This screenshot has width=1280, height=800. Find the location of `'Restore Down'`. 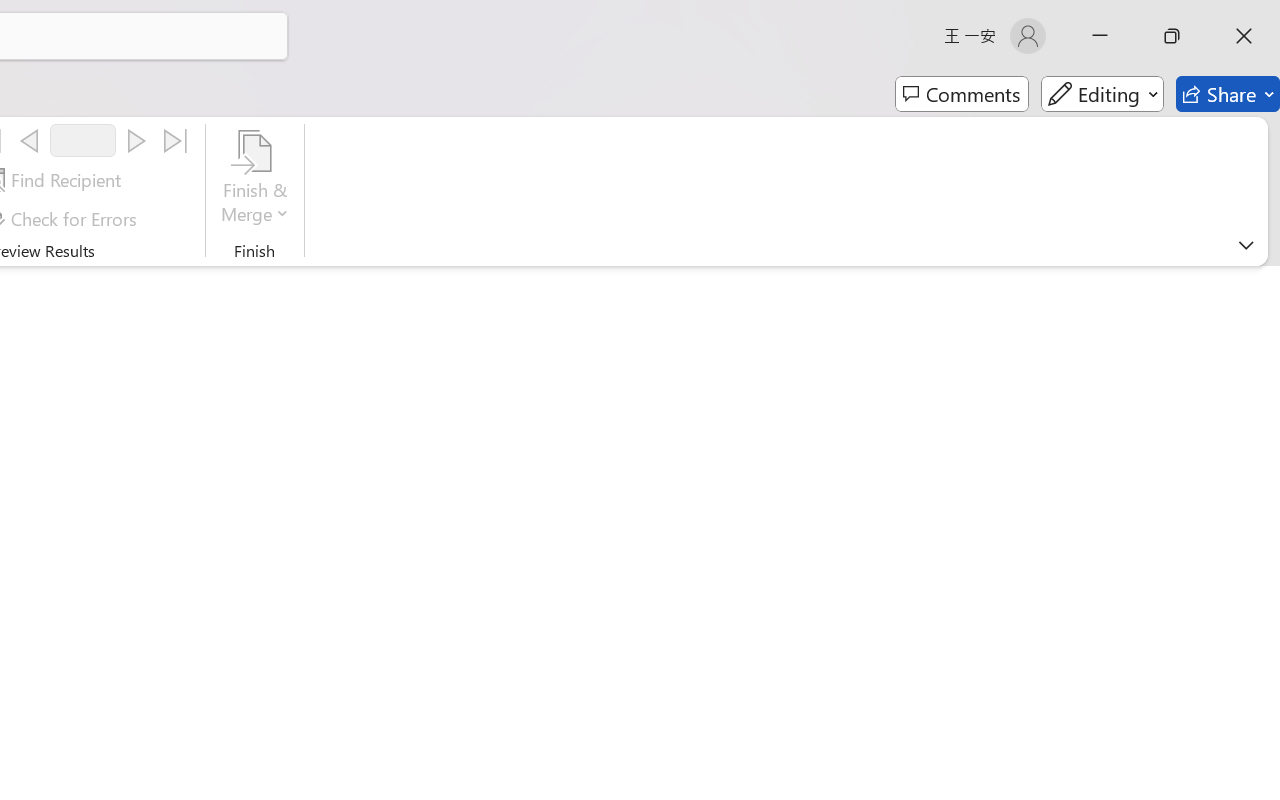

'Restore Down' is located at coordinates (1172, 35).